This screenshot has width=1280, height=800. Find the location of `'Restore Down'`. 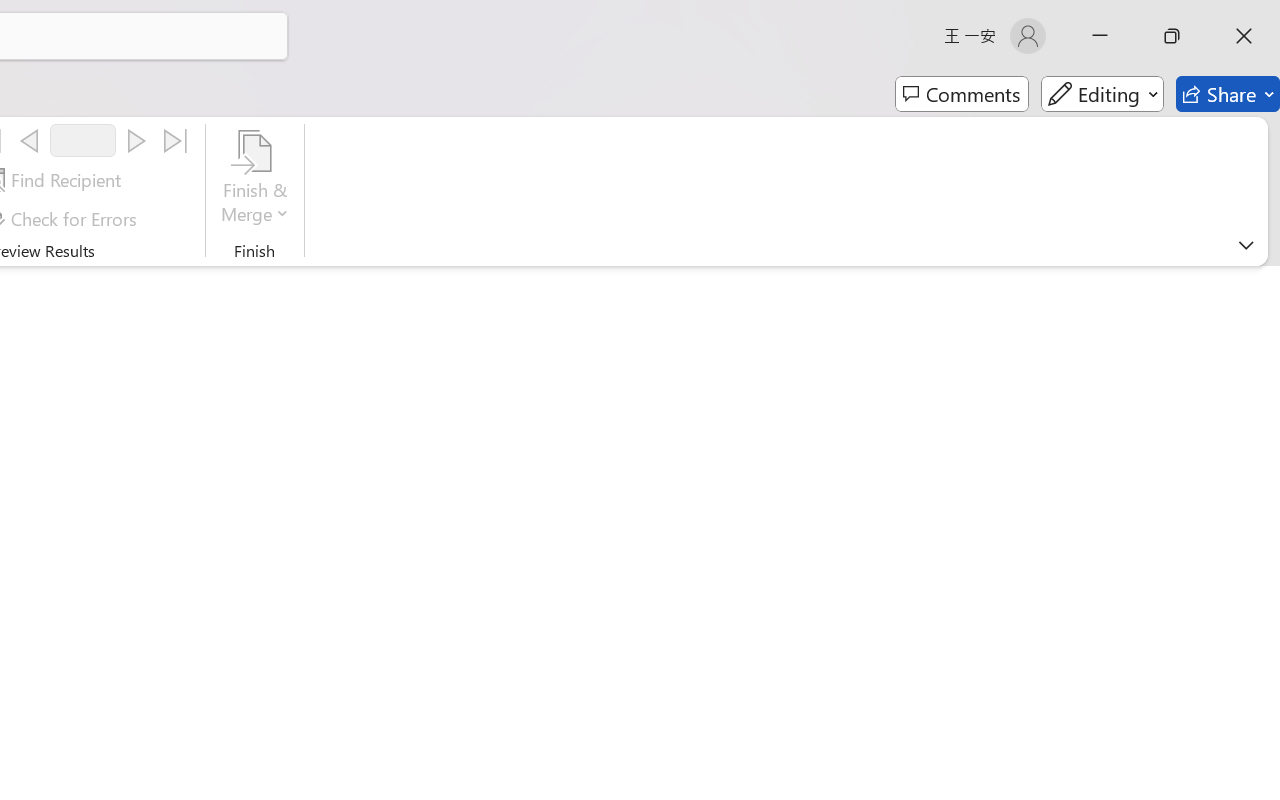

'Restore Down' is located at coordinates (1172, 35).